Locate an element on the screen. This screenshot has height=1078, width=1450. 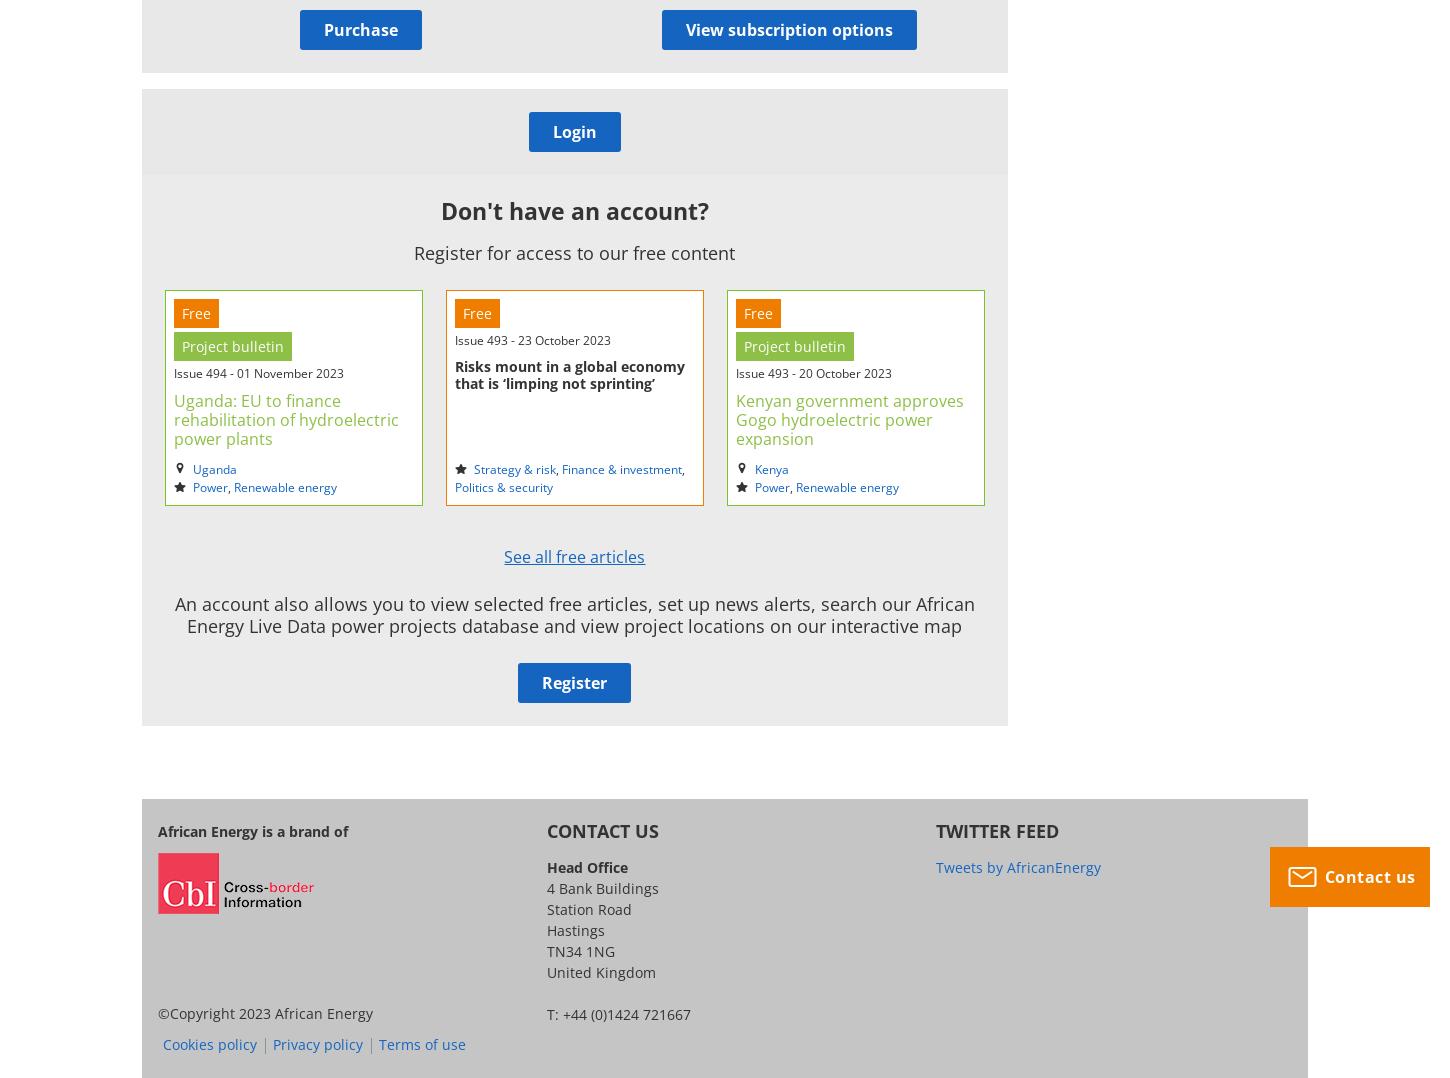
'Station Road' is located at coordinates (588, 908).